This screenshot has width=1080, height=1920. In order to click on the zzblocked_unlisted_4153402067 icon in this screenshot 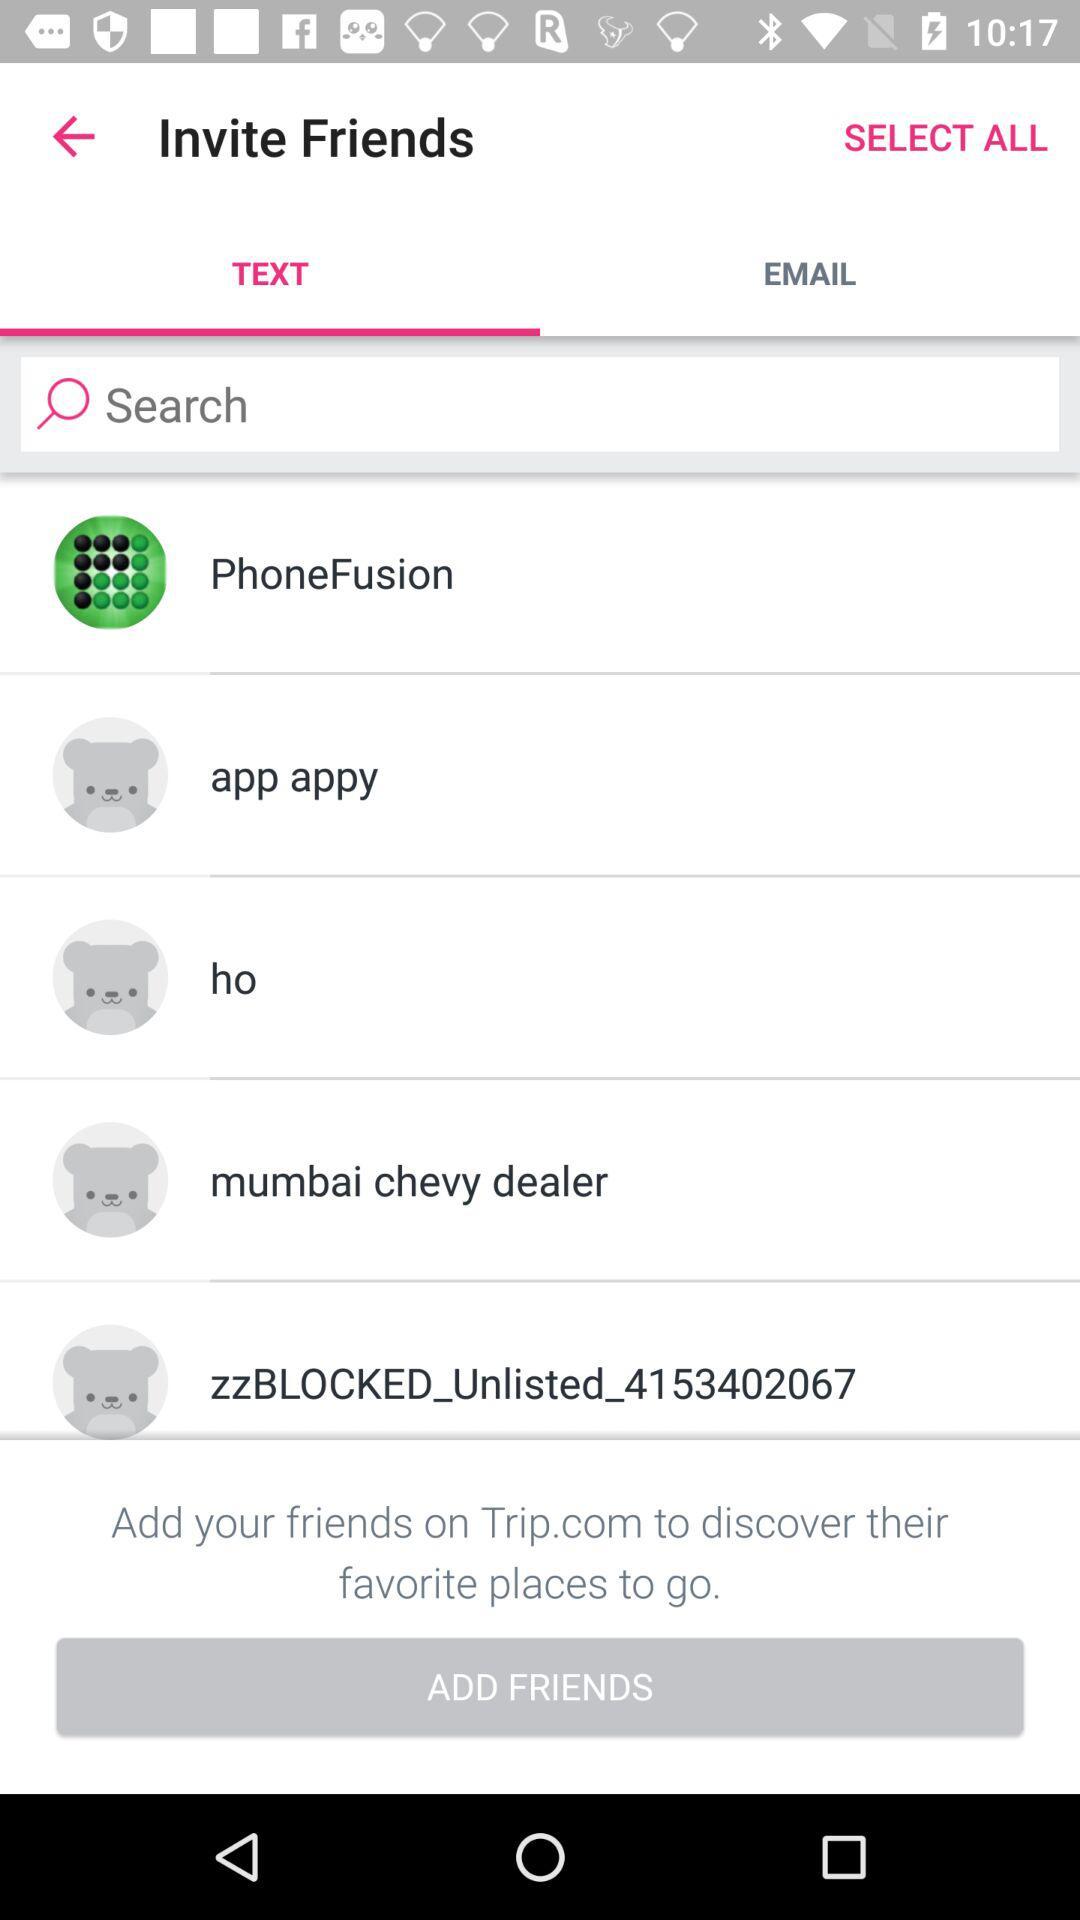, I will do `click(617, 1381)`.